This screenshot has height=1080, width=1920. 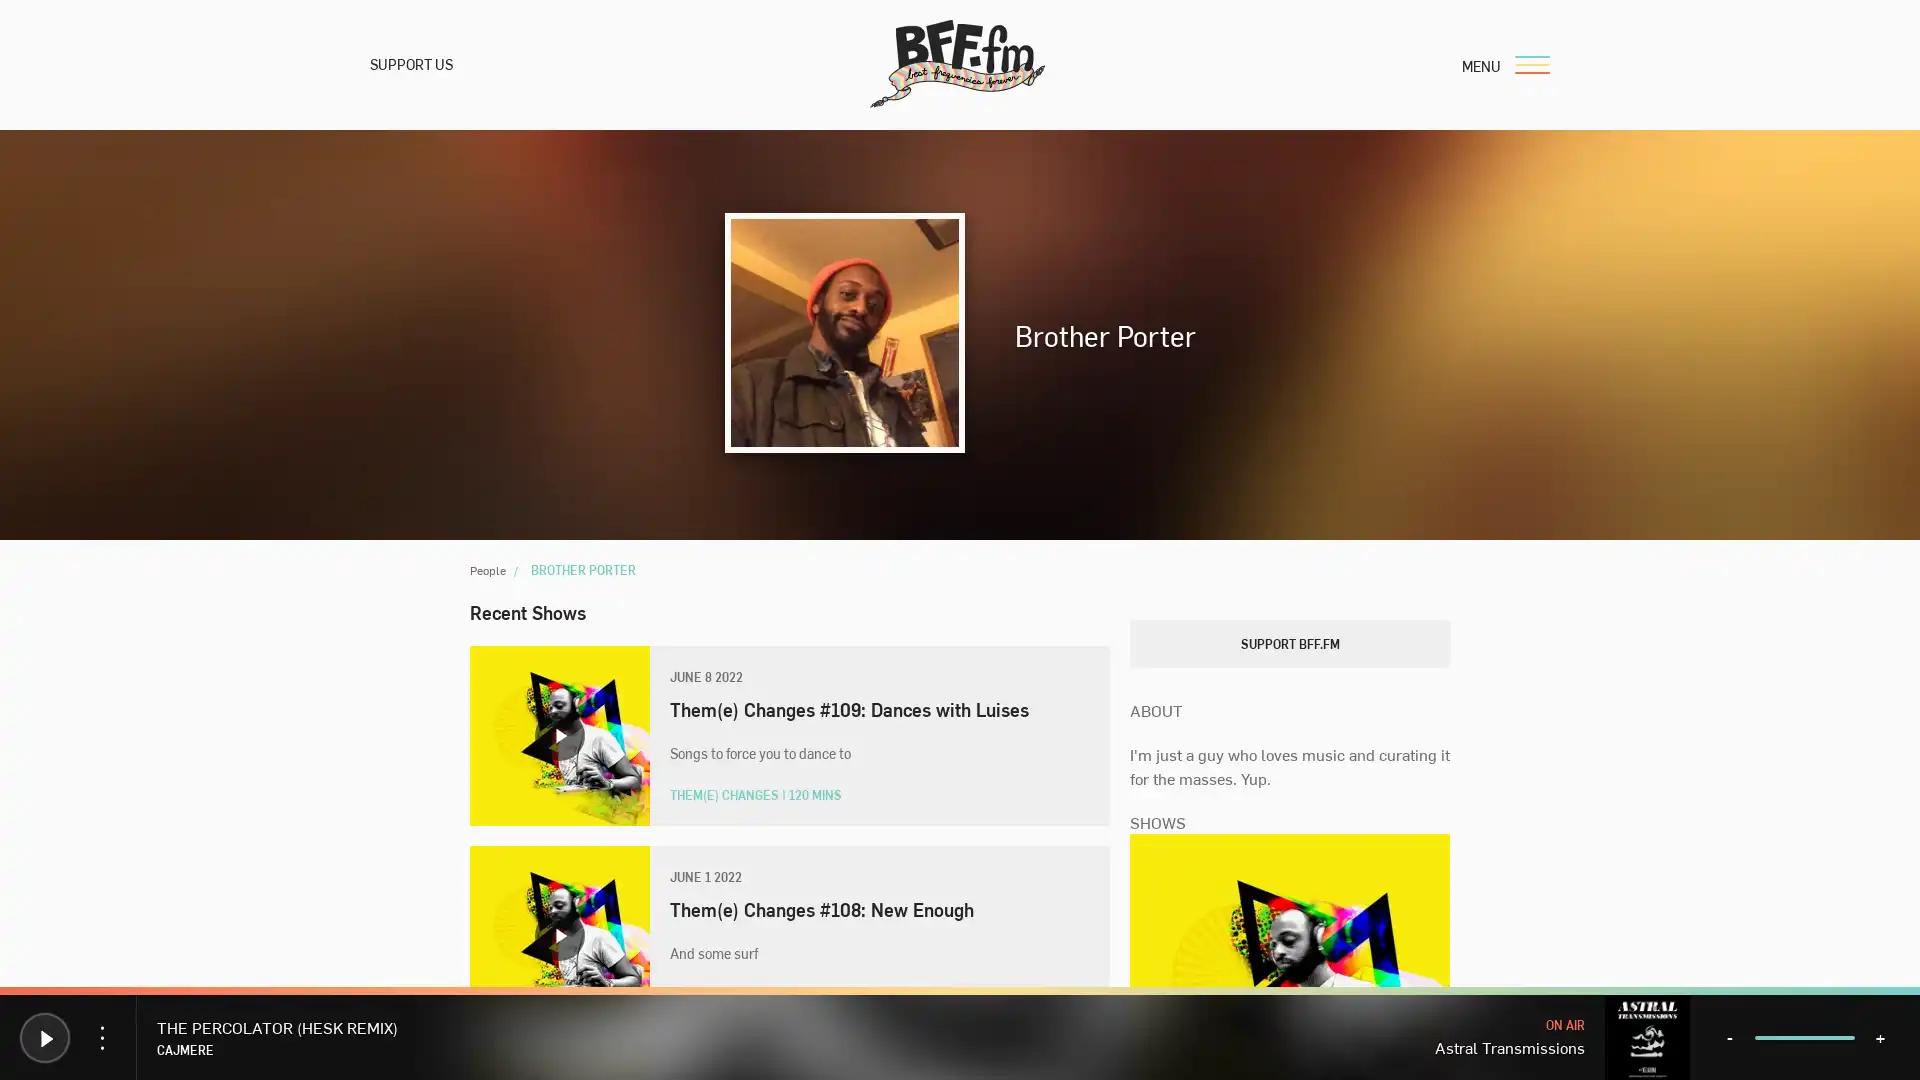 I want to click on Search, so click(x=1158, y=700).